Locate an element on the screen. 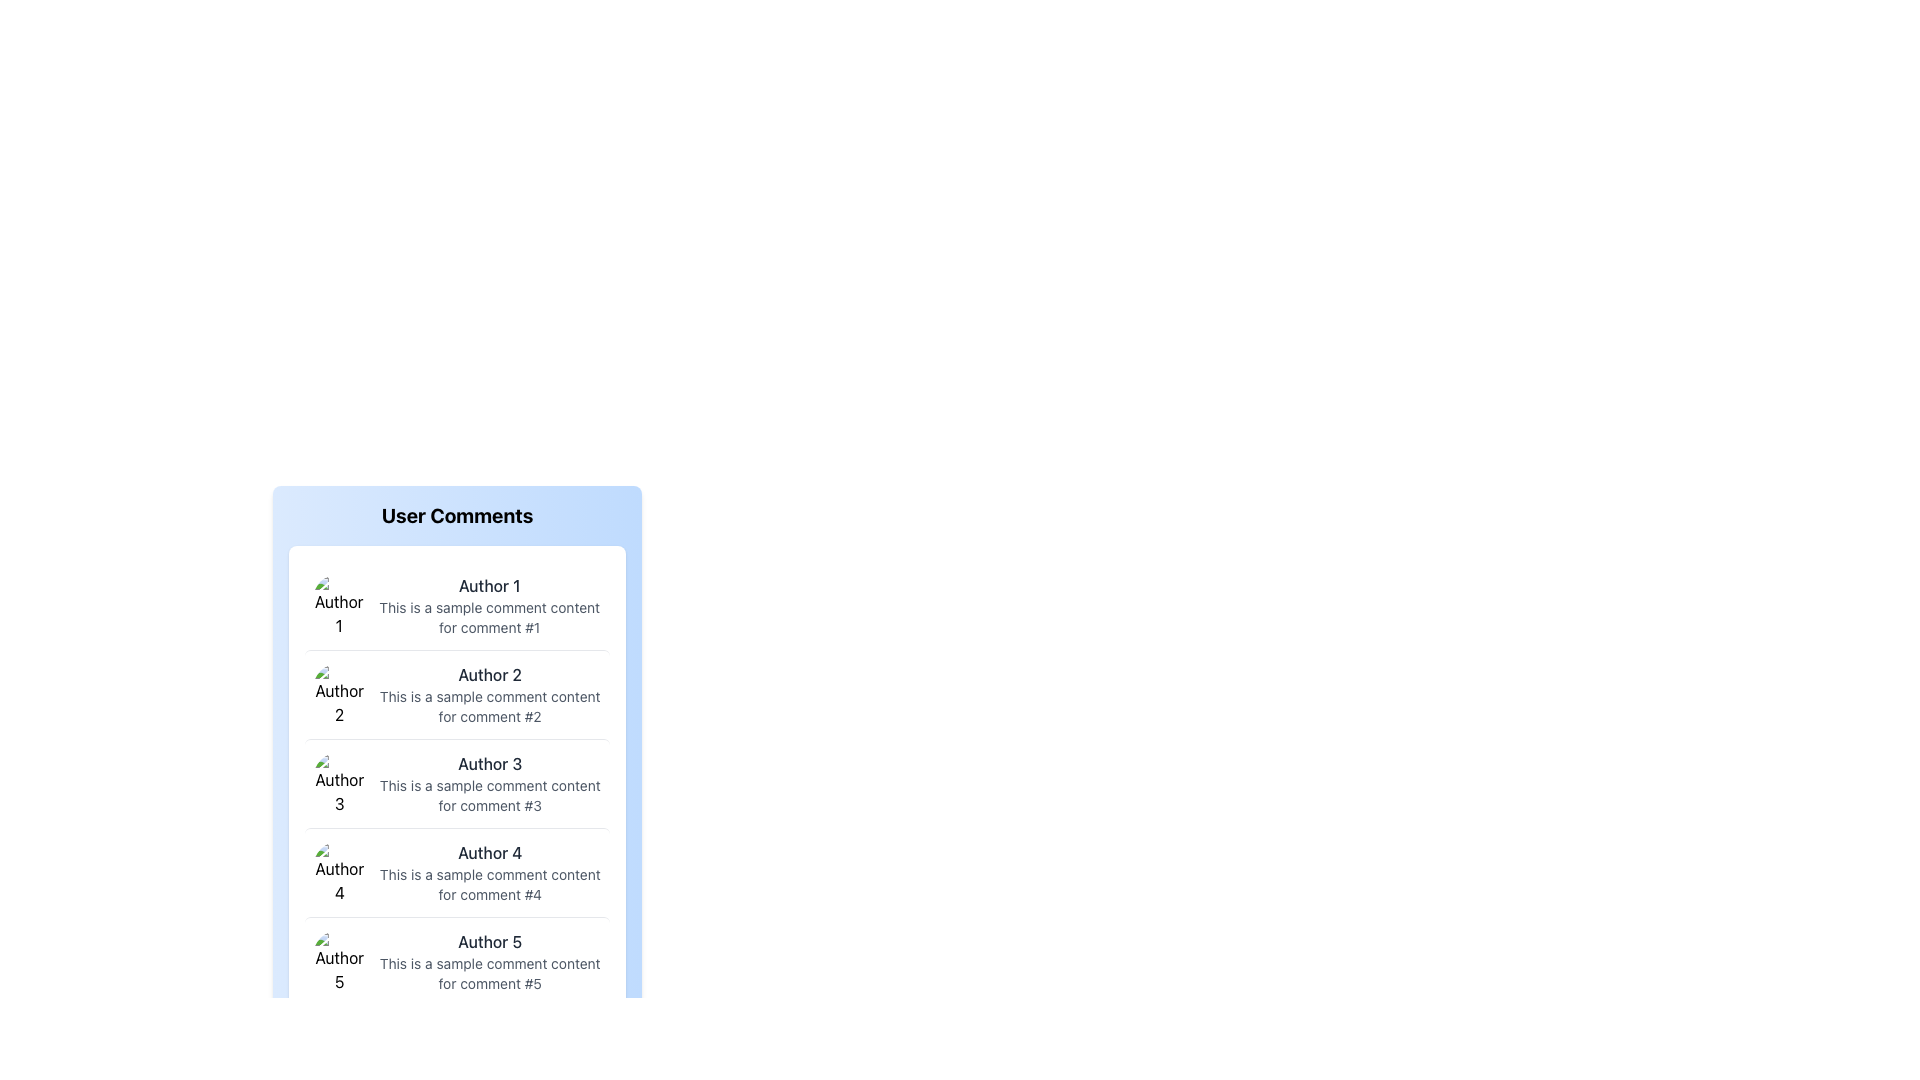  the fourth comment block in the vertically stacked list of user comments, which displays the user's avatar and name is located at coordinates (456, 871).